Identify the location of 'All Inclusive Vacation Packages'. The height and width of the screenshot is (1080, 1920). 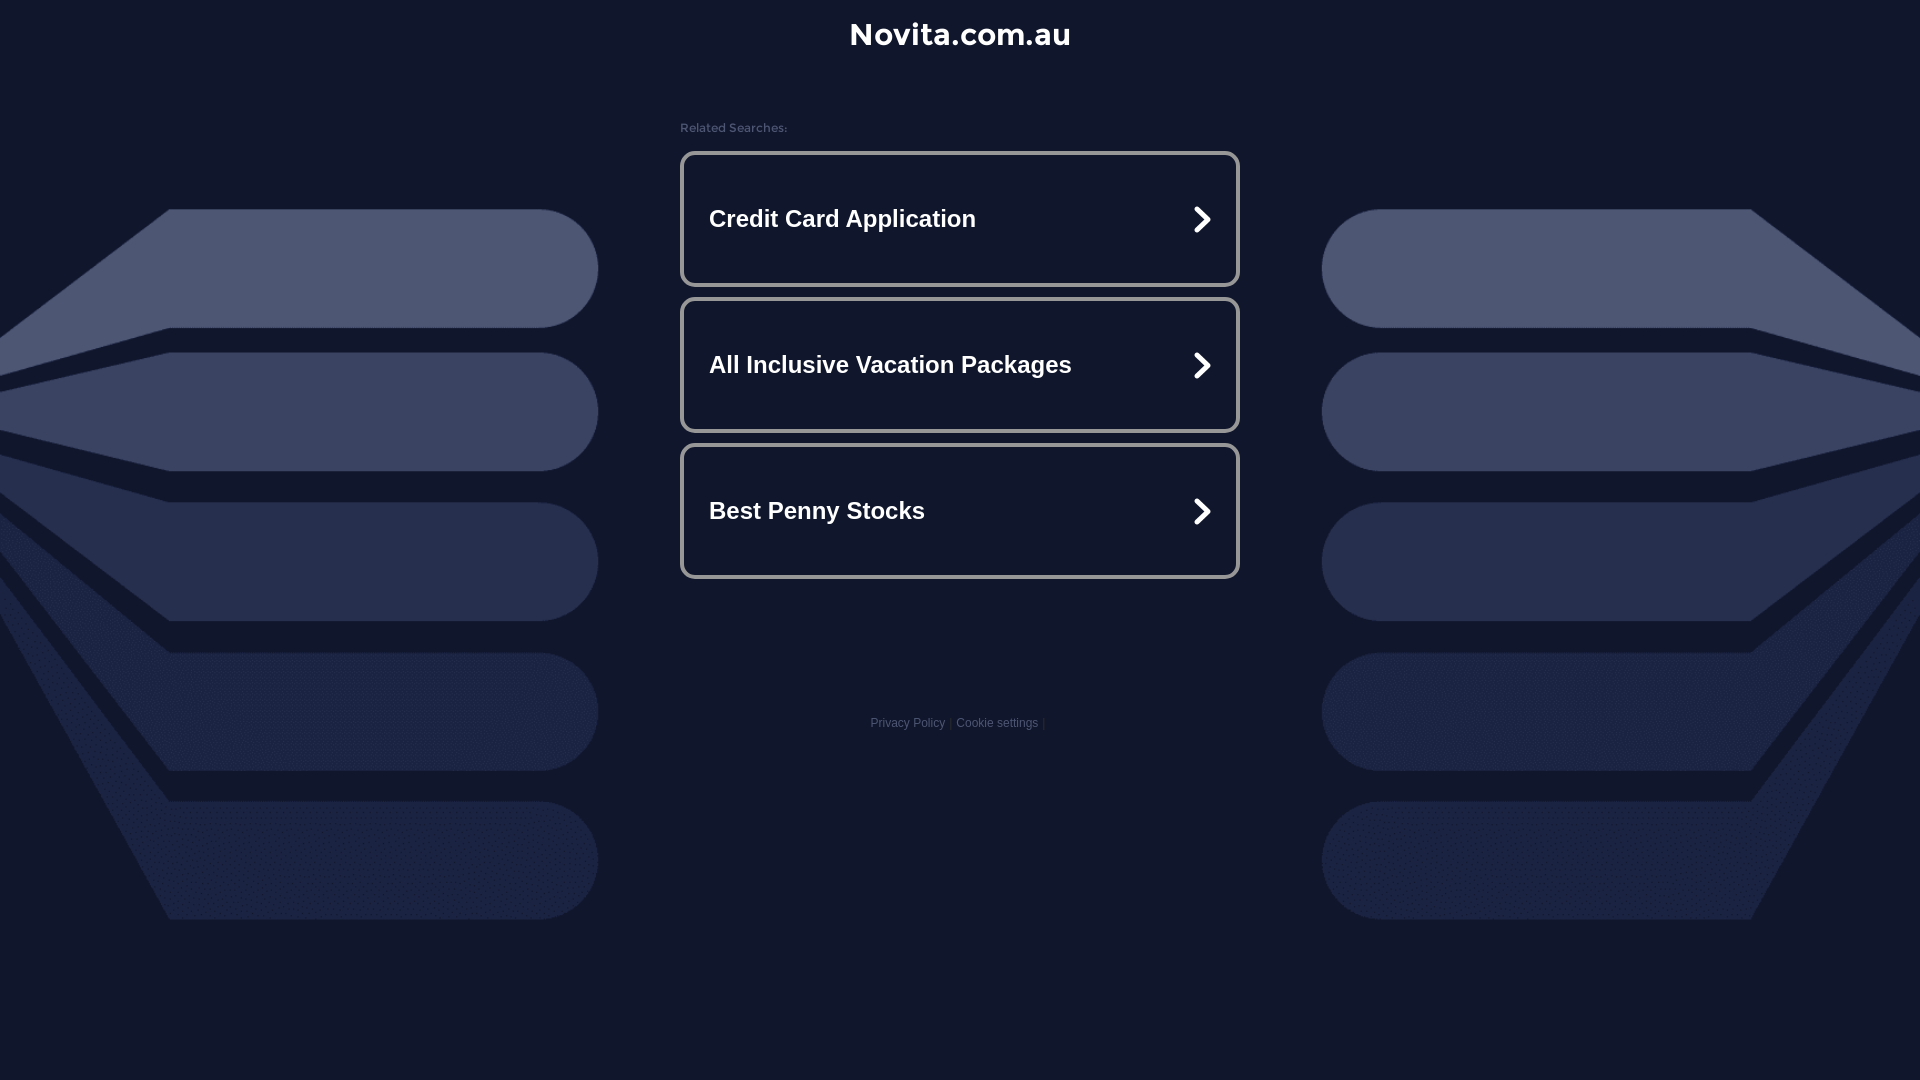
(960, 365).